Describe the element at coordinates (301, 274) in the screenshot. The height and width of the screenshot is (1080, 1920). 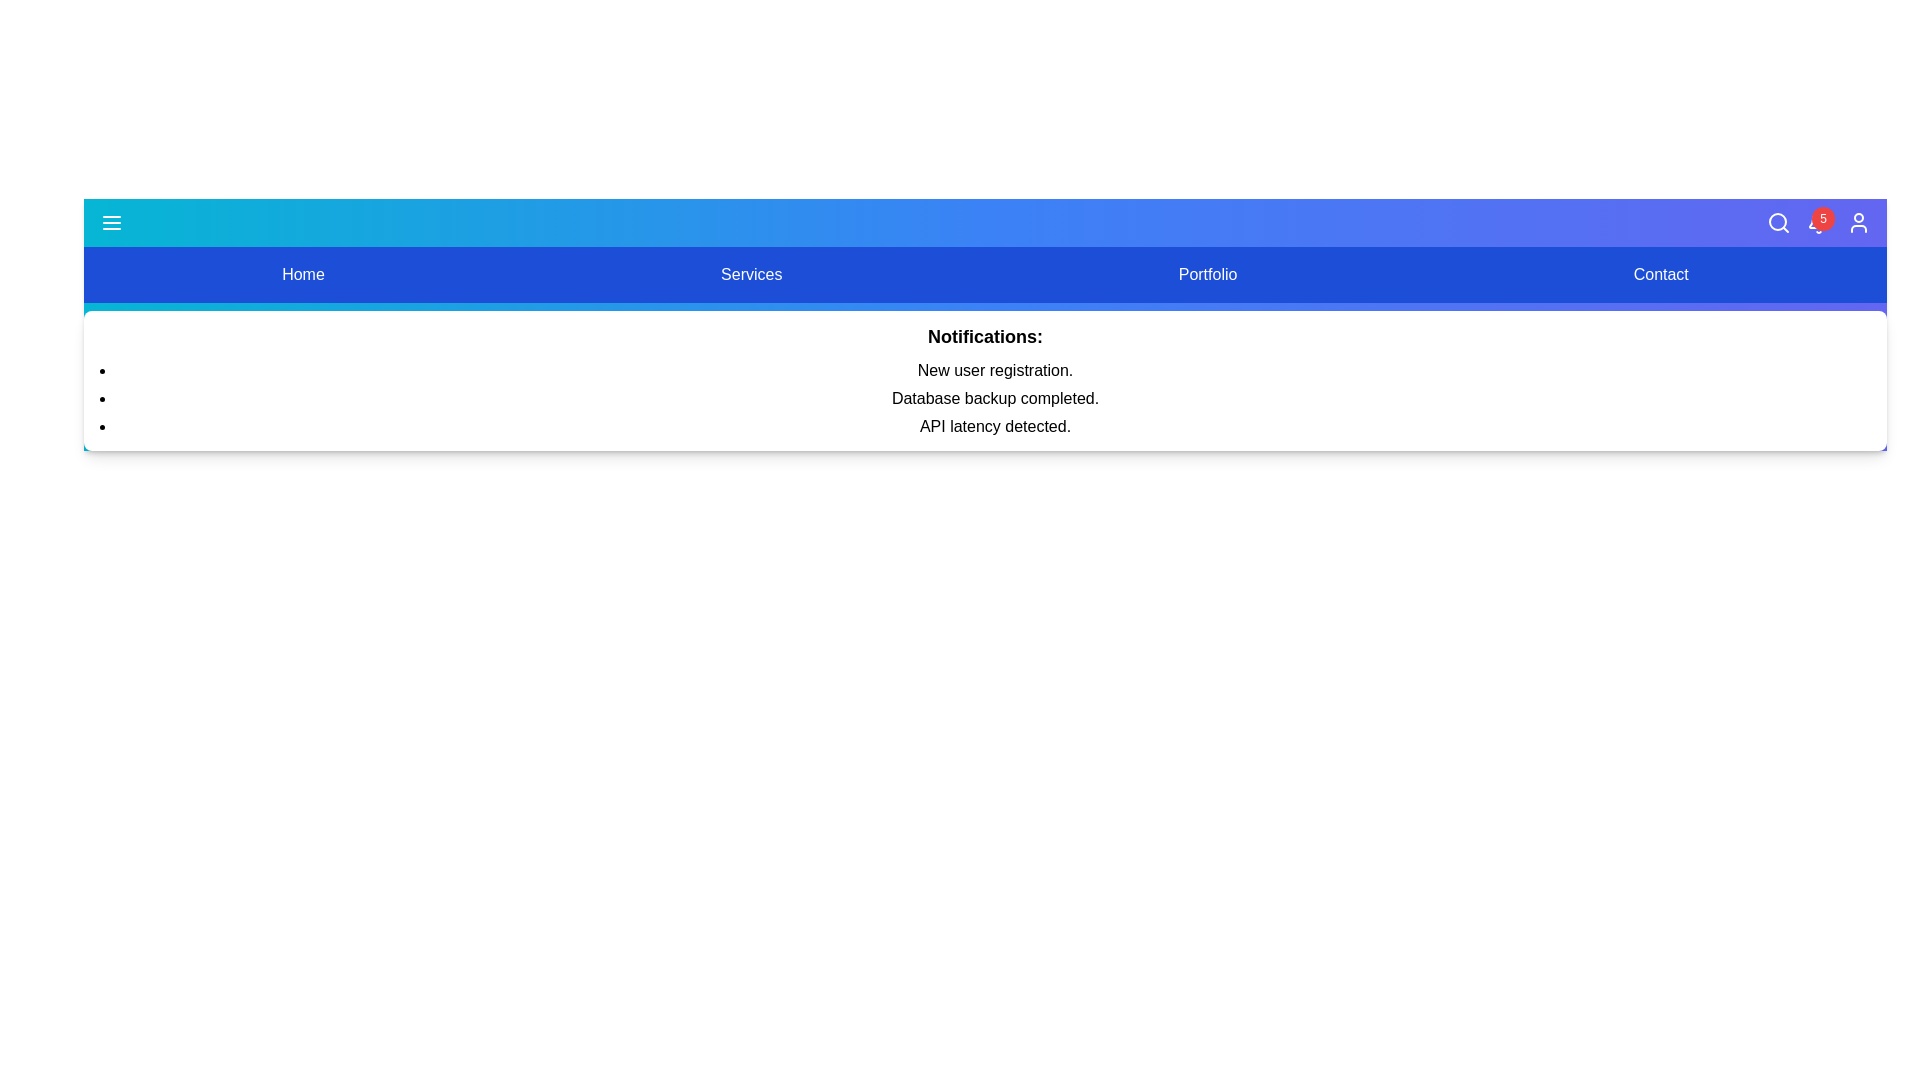
I see `the menu option Home by clicking on it` at that location.